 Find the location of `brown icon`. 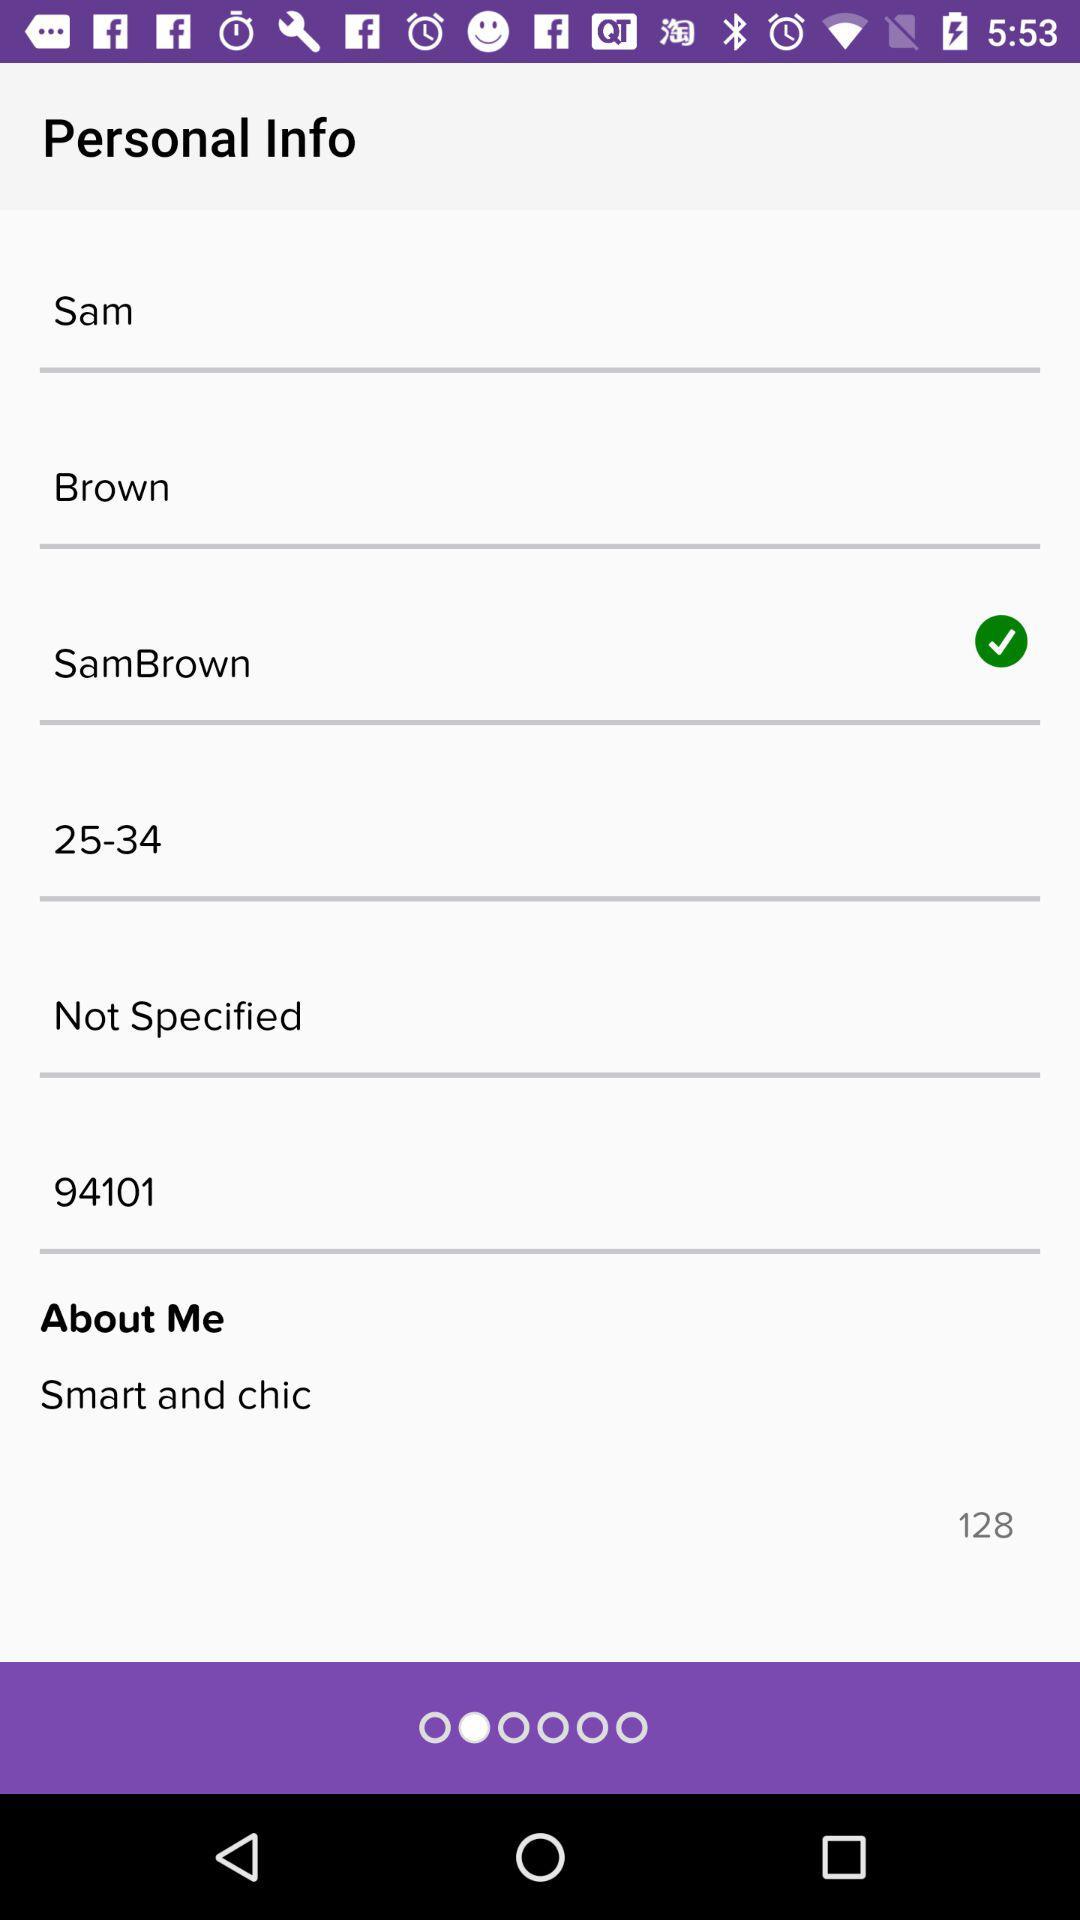

brown icon is located at coordinates (540, 475).